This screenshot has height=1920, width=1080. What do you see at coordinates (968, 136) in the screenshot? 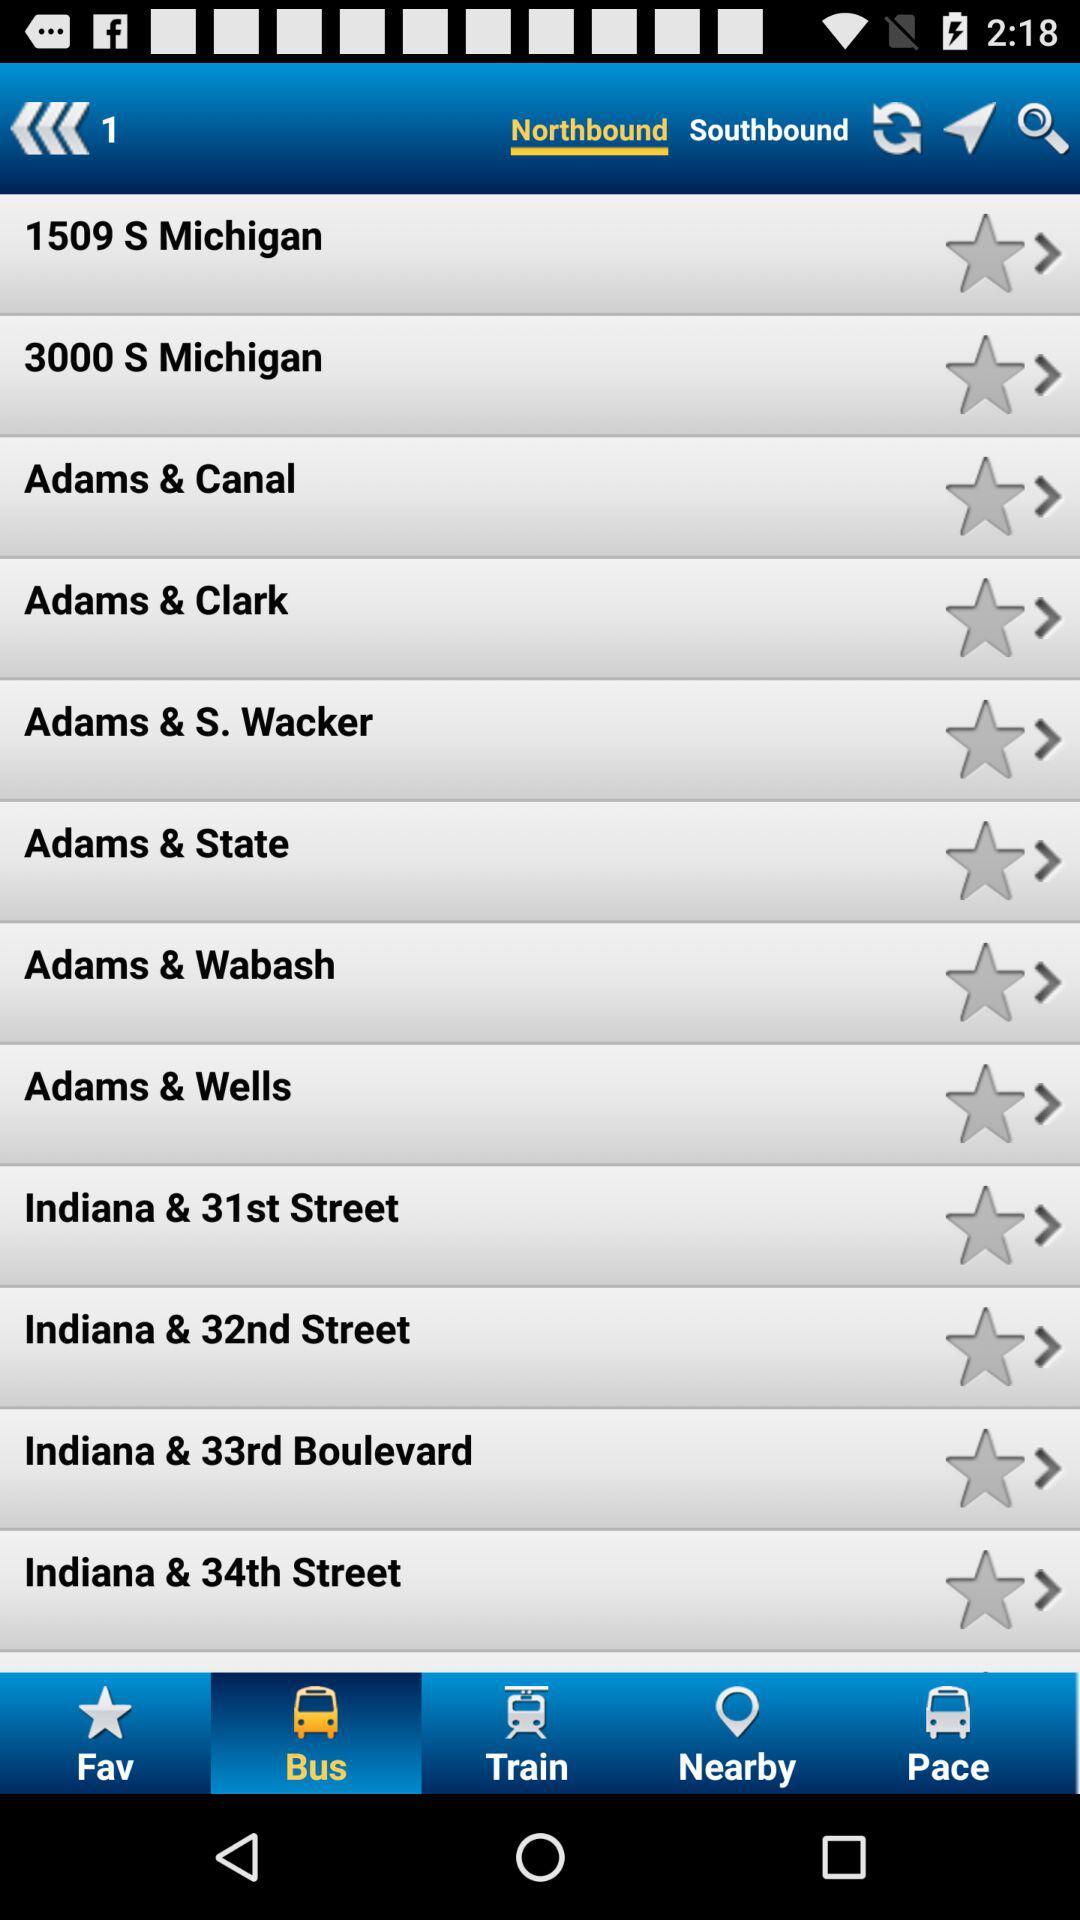
I see `the navigation icon` at bounding box center [968, 136].